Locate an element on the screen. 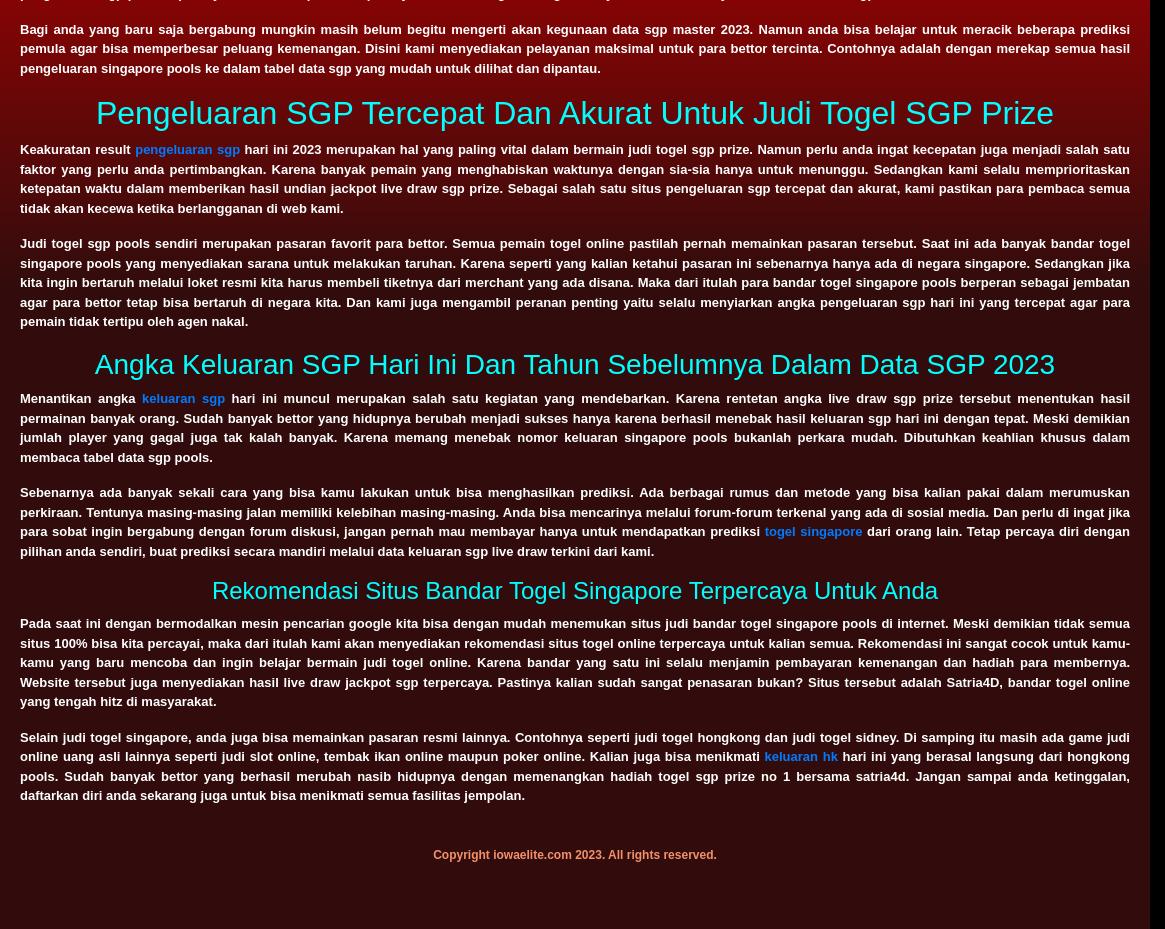 This screenshot has height=929, width=1165. 'Sebenarnya ada banyak sekali cara yang bisa kamu lakukan untuk bisa menghasilkan prediksi. Ada berbagai rumus dan metode yang bisa kalian pakai dalam merumuskan perkiraan. Tentunya masing-masing jalan memiliki kelebihan masing-masing. Anda bisa mencarinya melalui forum-forum terkenal yang ada di sosial media. Dan perlu di ingat jika para sobat ingin bergabung dengan forum diskusi, jangan pernah mau membayar hanya untuk mendapatkan prediksi' is located at coordinates (575, 511).